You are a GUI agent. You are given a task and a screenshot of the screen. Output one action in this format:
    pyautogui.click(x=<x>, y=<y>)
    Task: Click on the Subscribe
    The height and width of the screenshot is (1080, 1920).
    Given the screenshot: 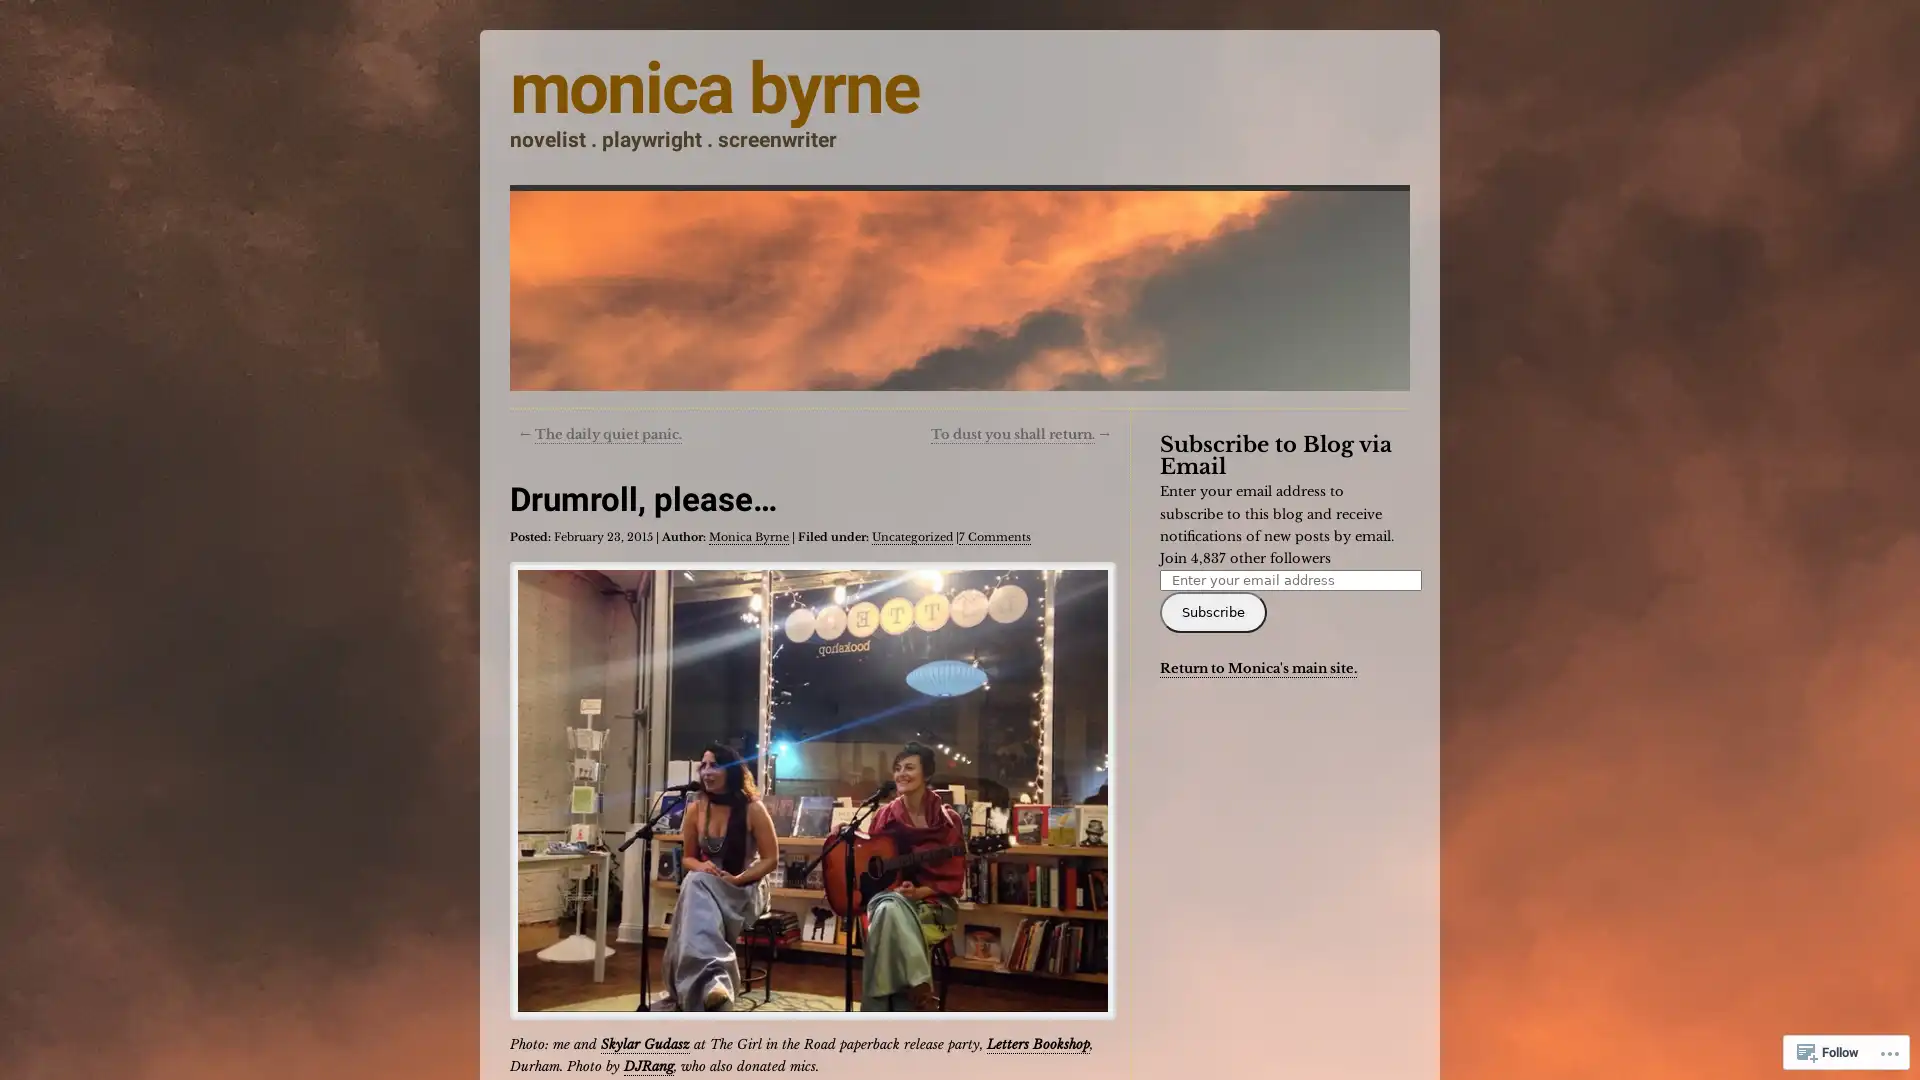 What is the action you would take?
    pyautogui.click(x=1212, y=610)
    